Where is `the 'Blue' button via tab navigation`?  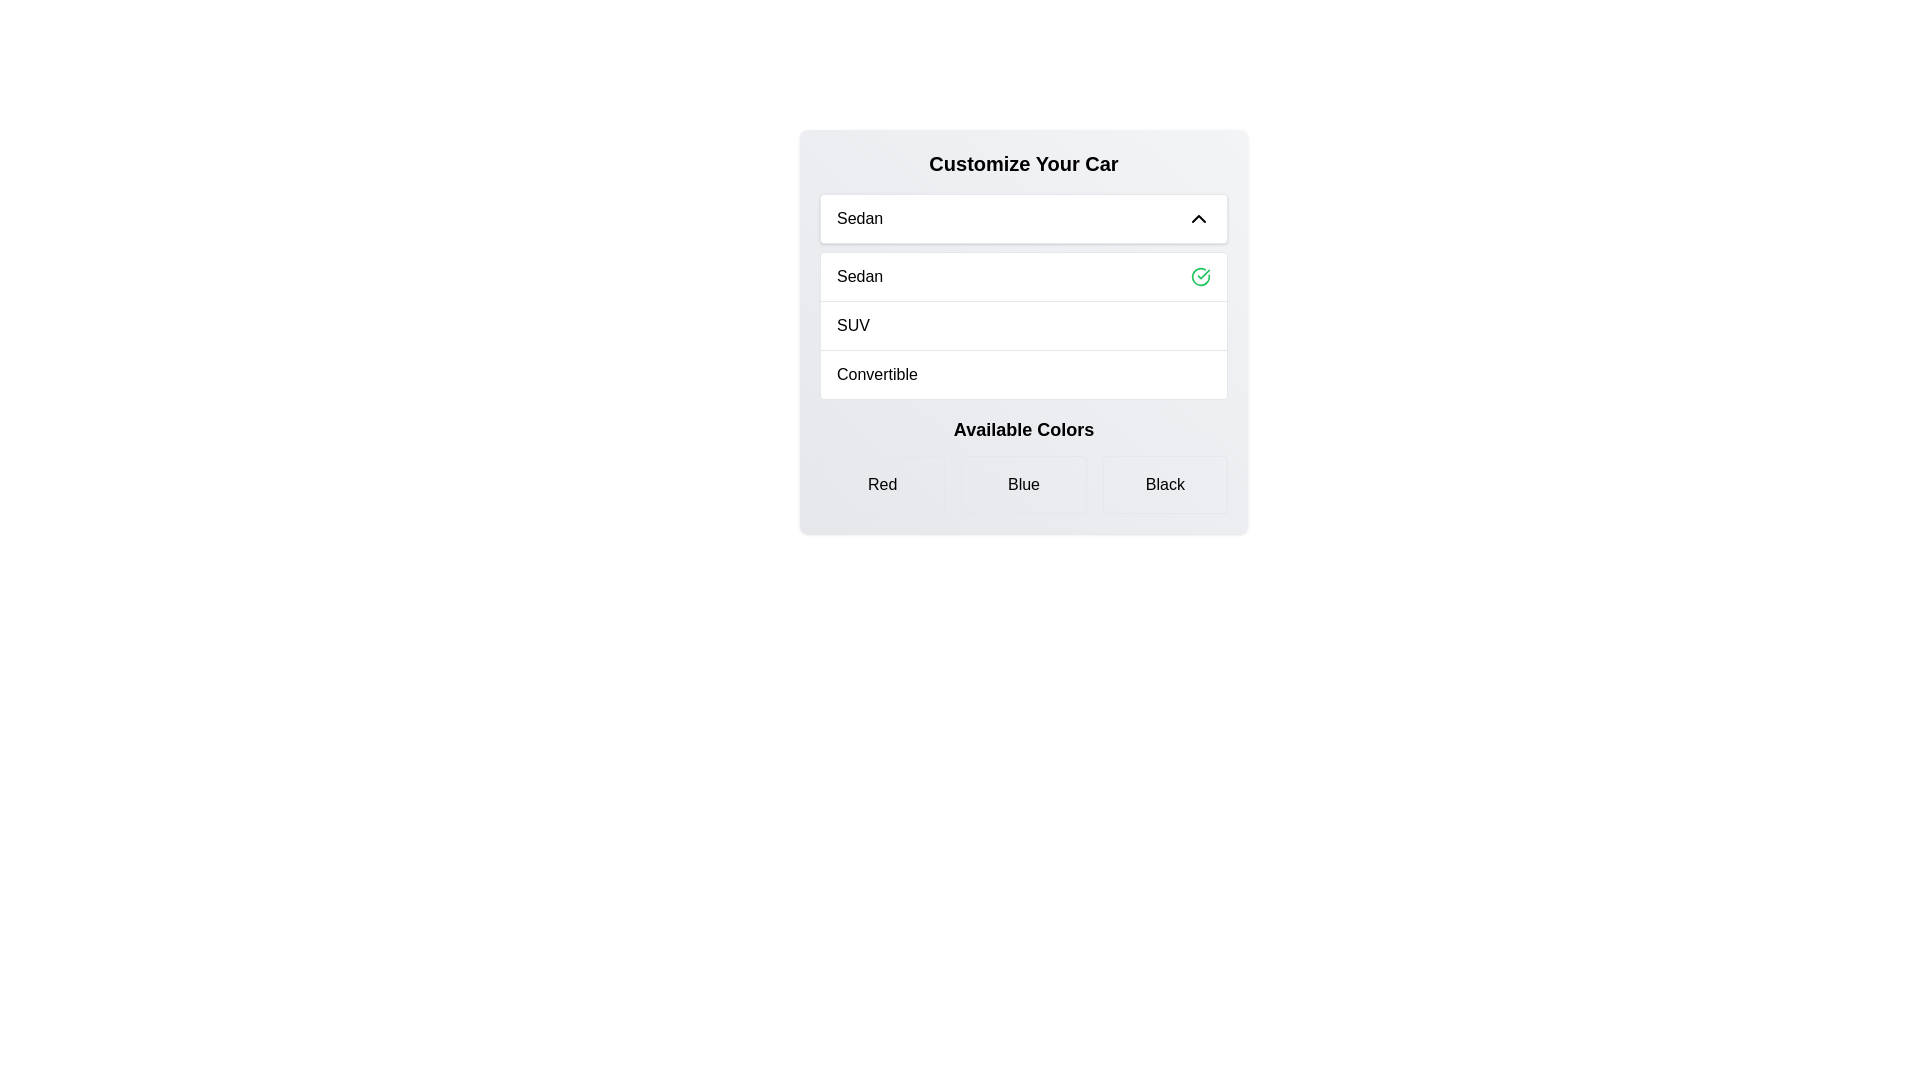 the 'Blue' button via tab navigation is located at coordinates (1023, 485).